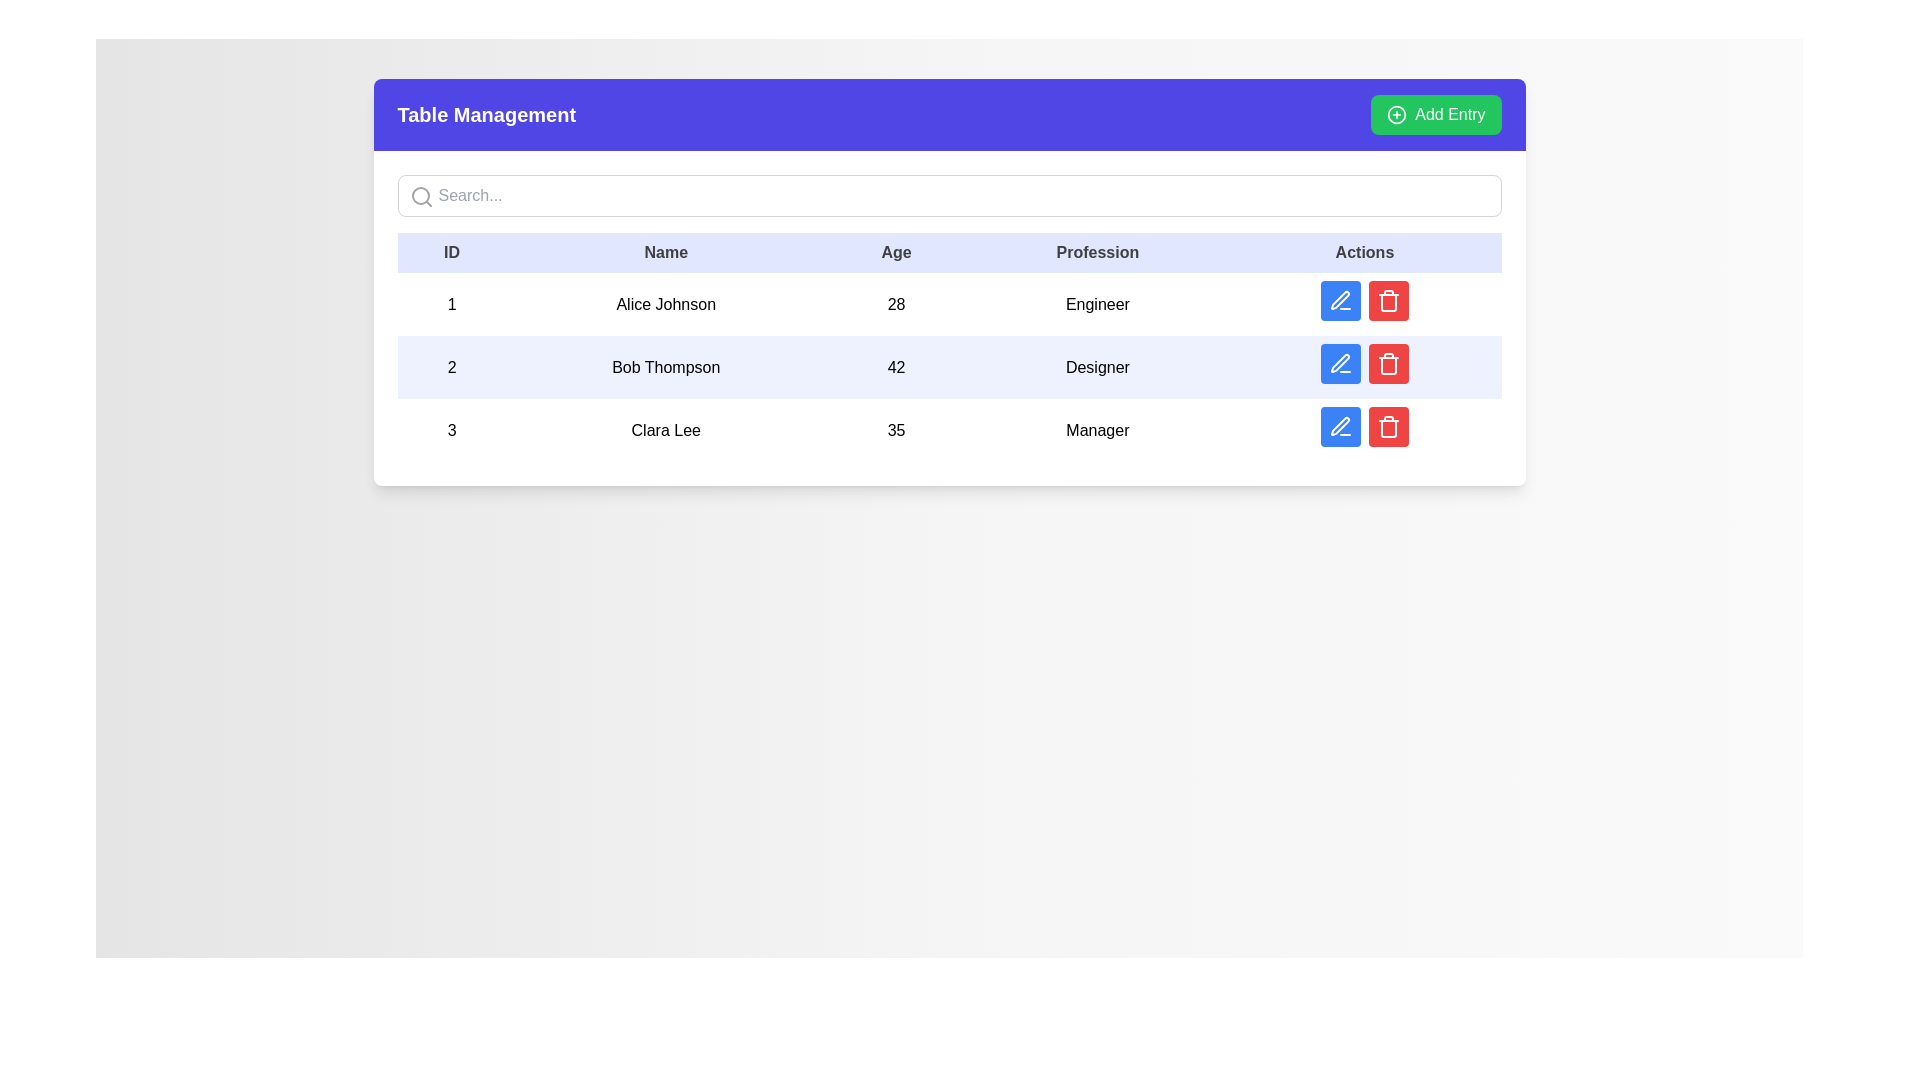 This screenshot has height=1080, width=1920. Describe the element at coordinates (1386, 426) in the screenshot. I see `the delete icon button in the 'Actions' column for the user 'Bob Thompson'` at that location.